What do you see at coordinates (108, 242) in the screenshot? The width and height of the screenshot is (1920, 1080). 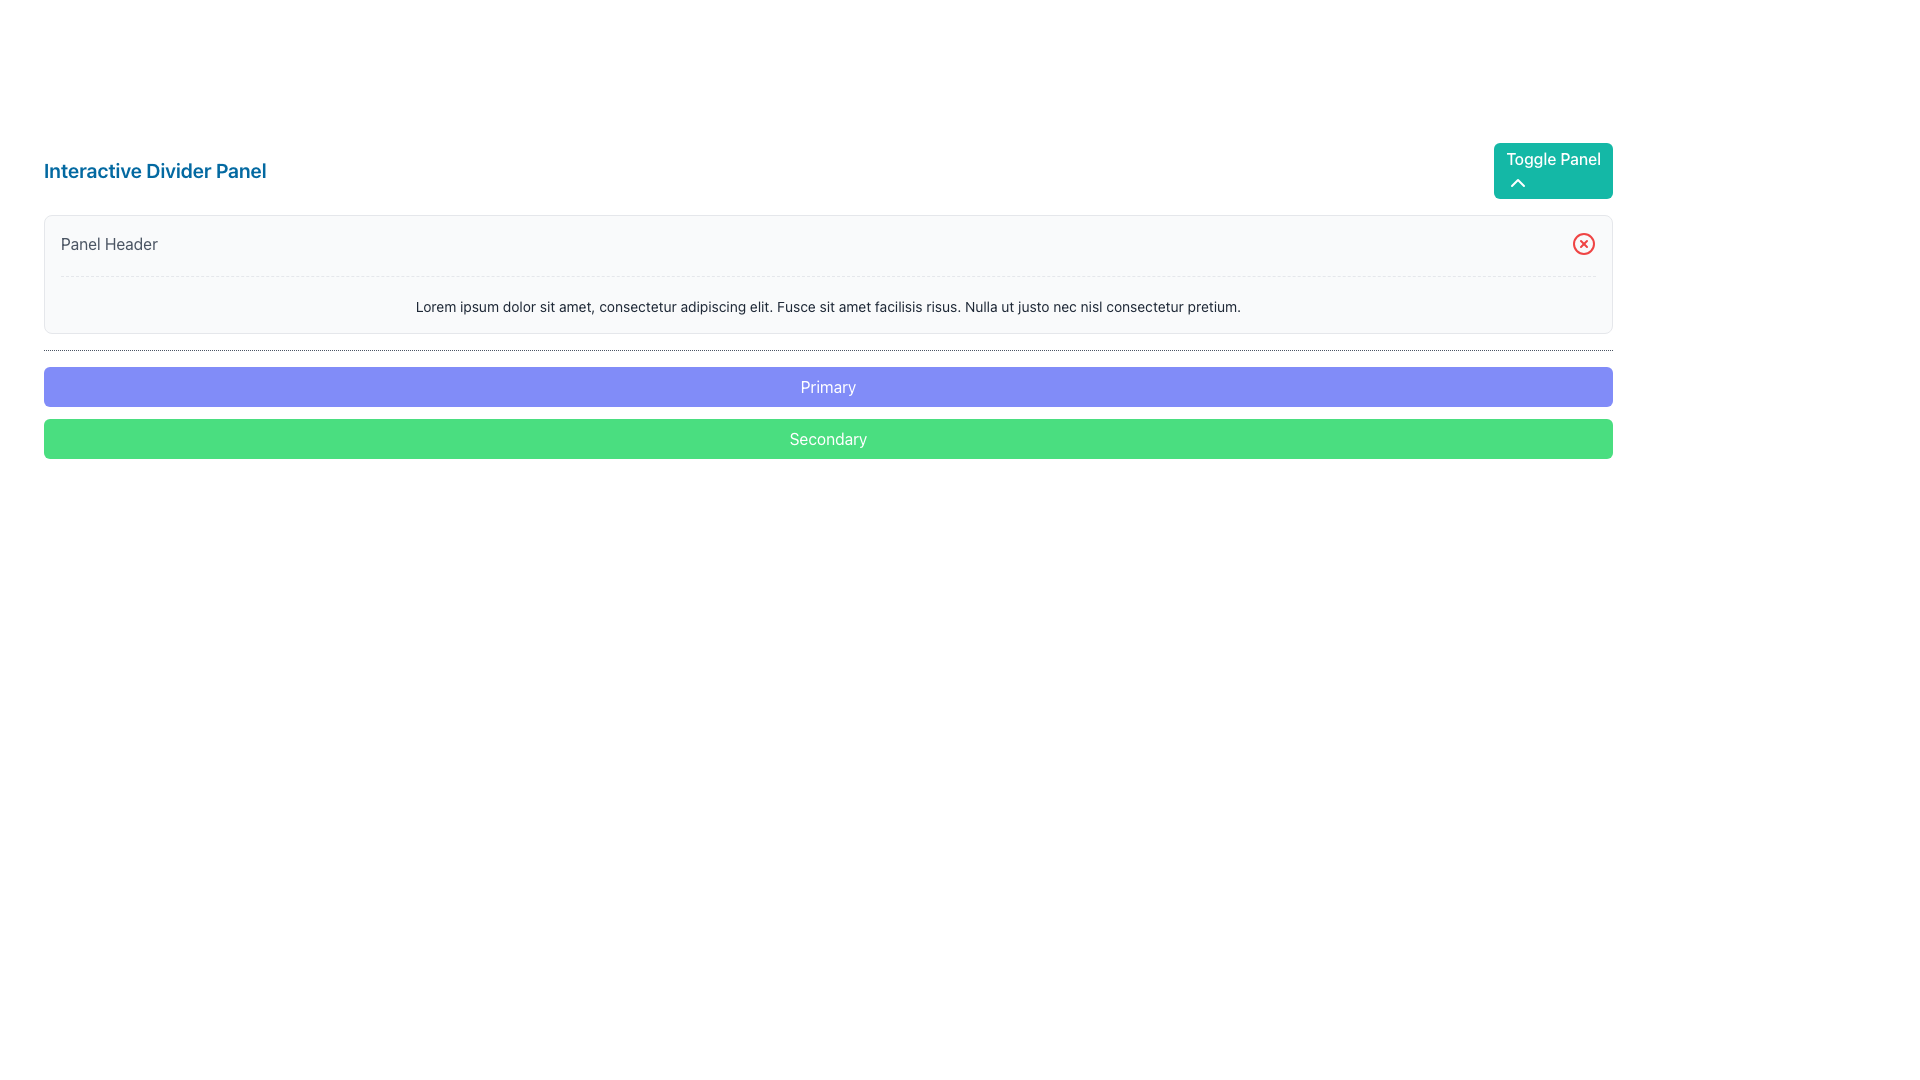 I see `label element located at the top-left corner of the panel that indicates its content or purpose to the user` at bounding box center [108, 242].